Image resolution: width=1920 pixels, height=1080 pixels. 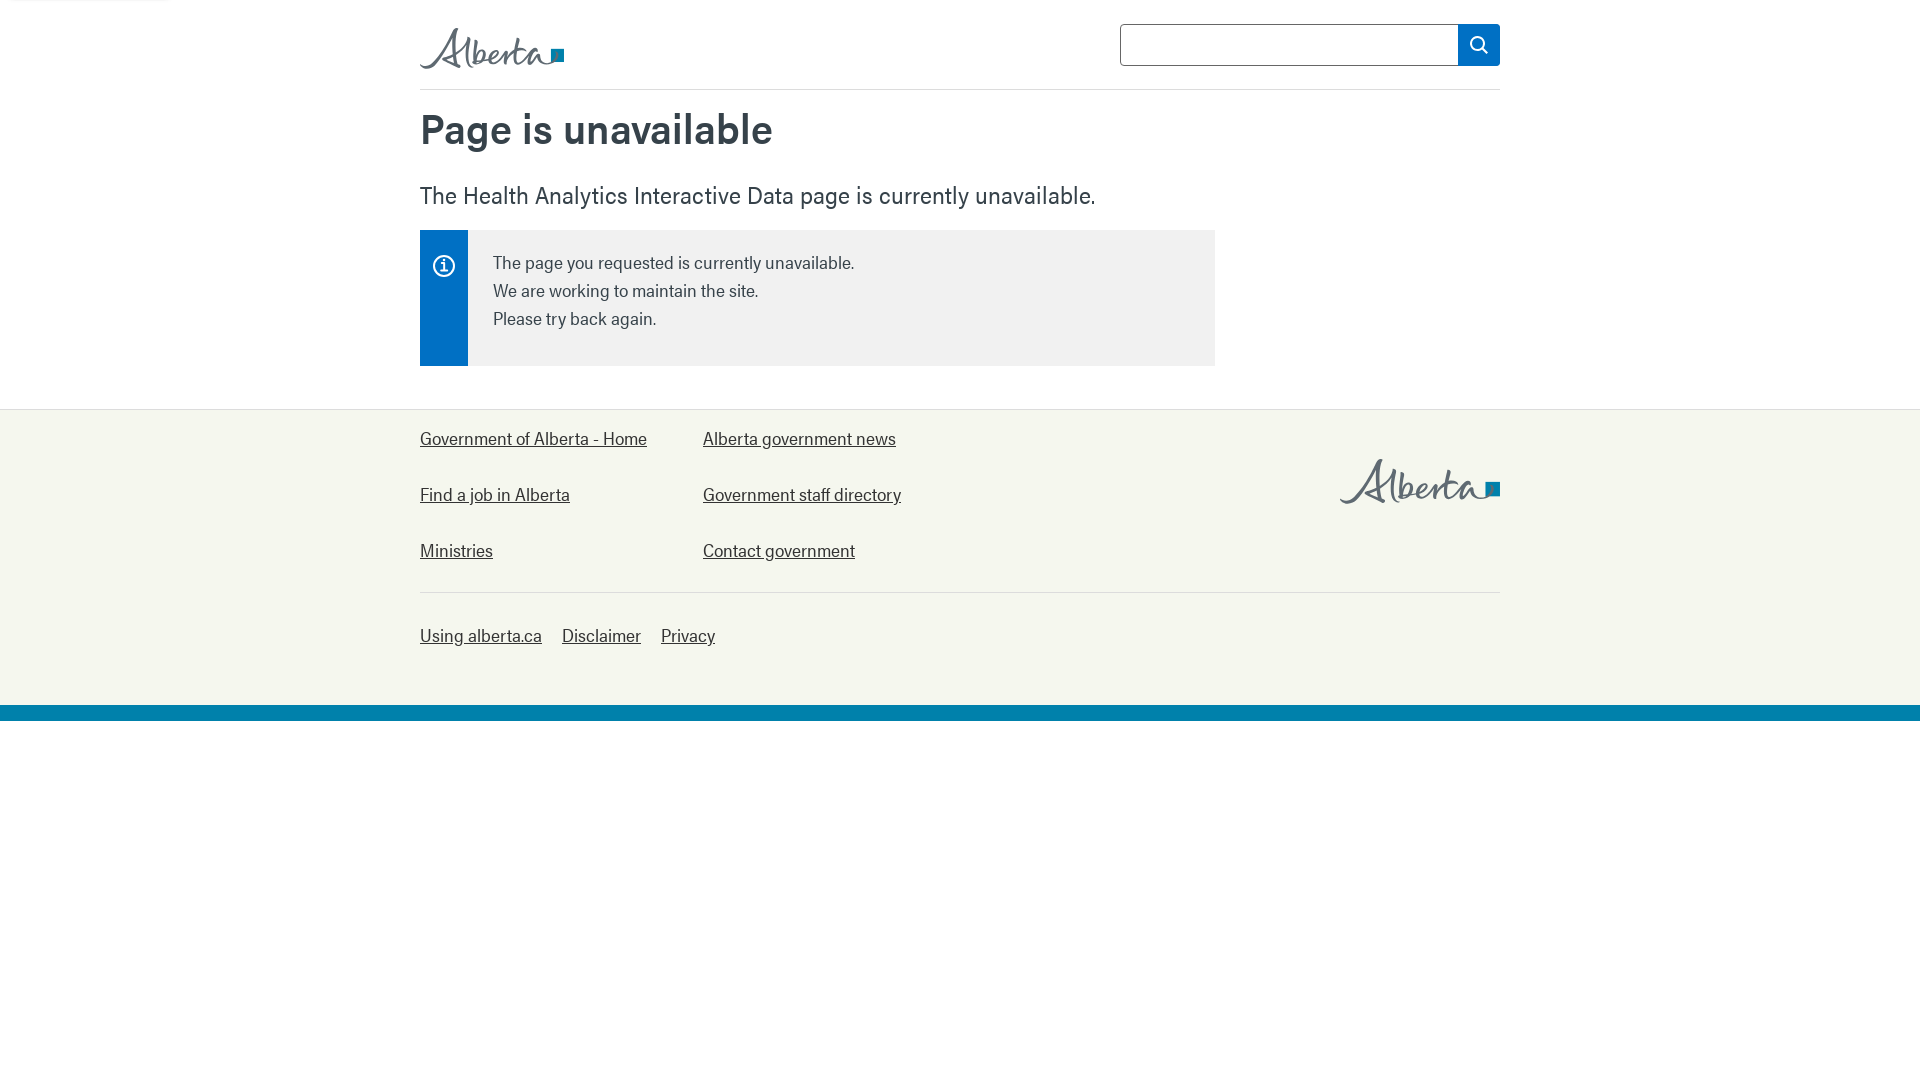 I want to click on 'Find a job in Alberta', so click(x=533, y=493).